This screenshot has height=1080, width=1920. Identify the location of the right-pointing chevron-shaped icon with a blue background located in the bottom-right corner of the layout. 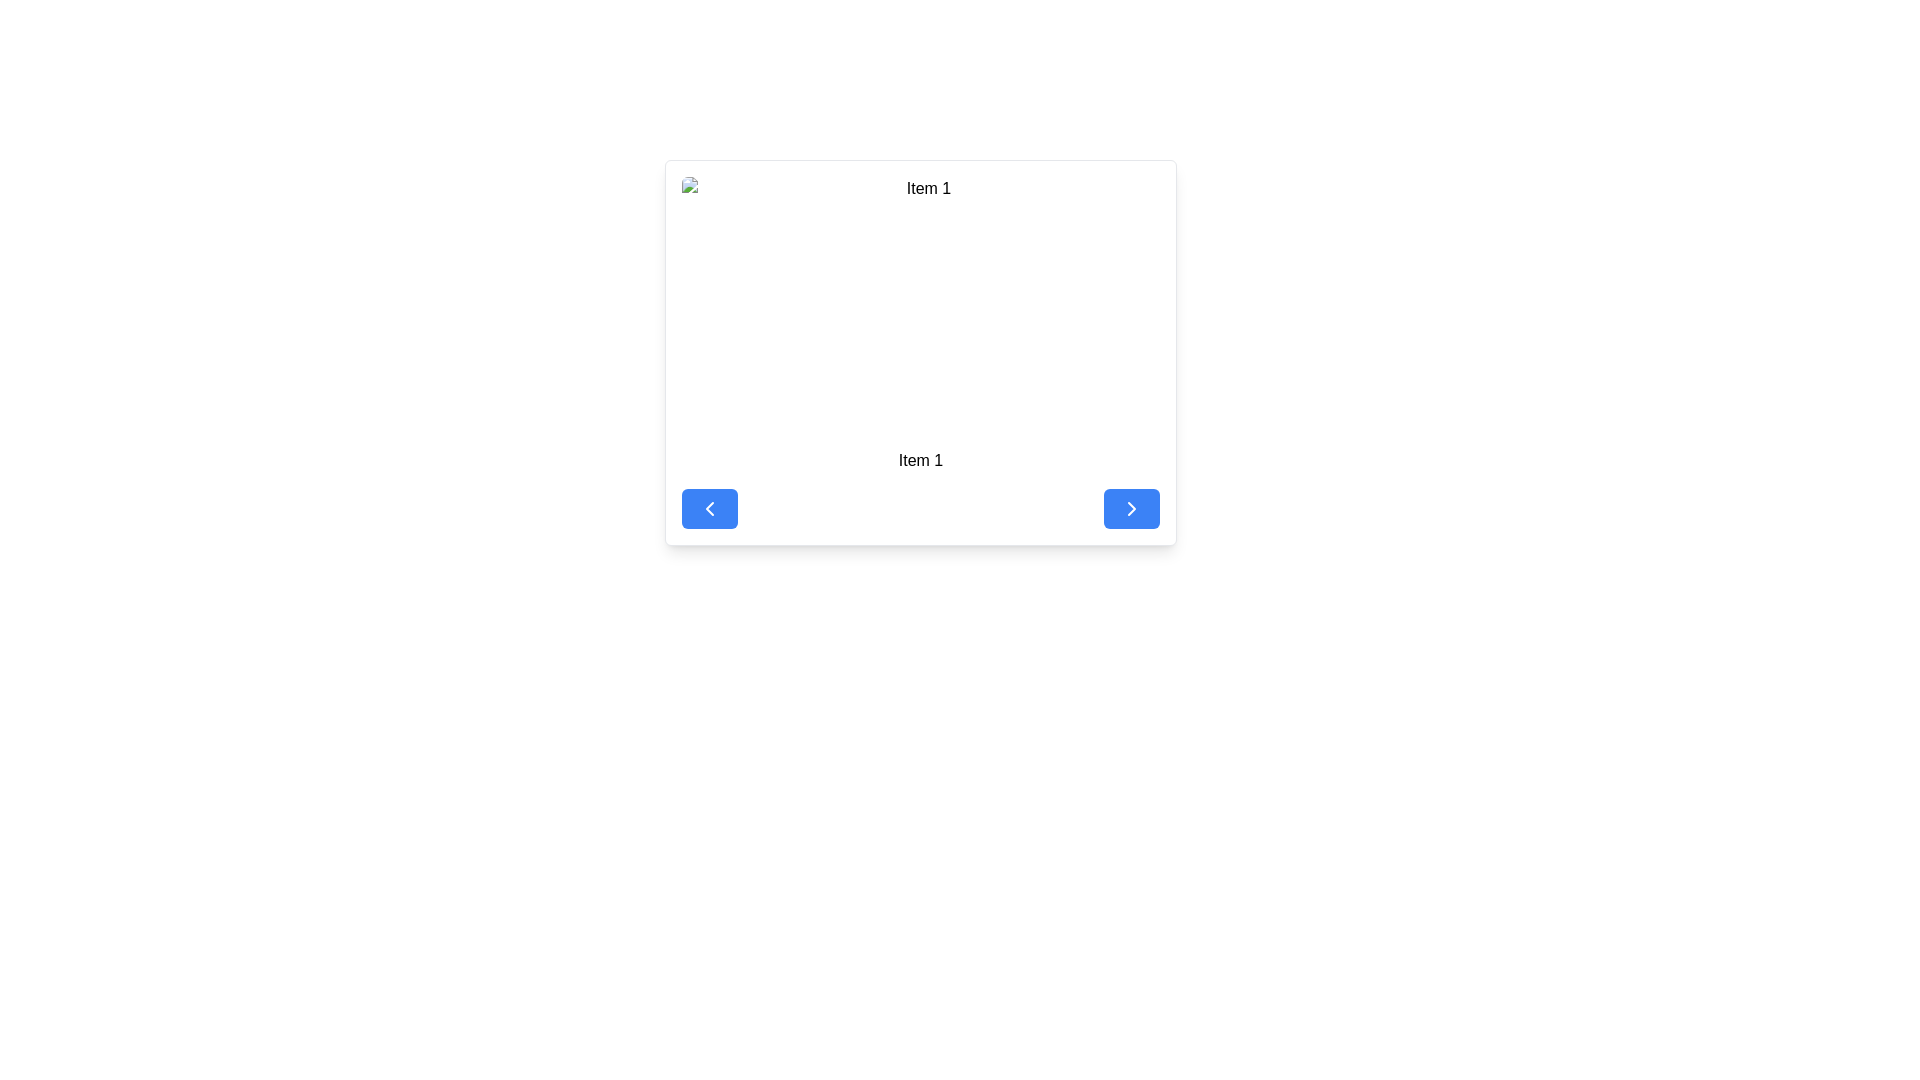
(1132, 508).